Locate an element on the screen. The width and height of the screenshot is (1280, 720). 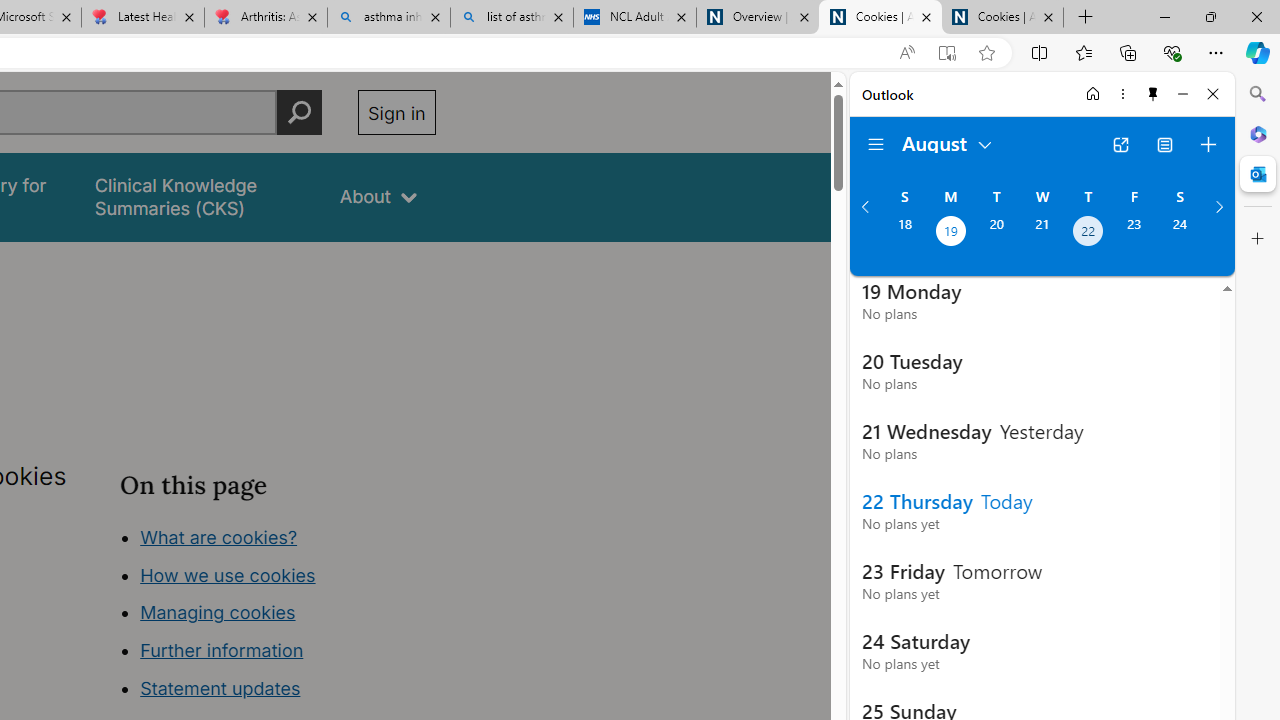
'About' is located at coordinates (378, 197).